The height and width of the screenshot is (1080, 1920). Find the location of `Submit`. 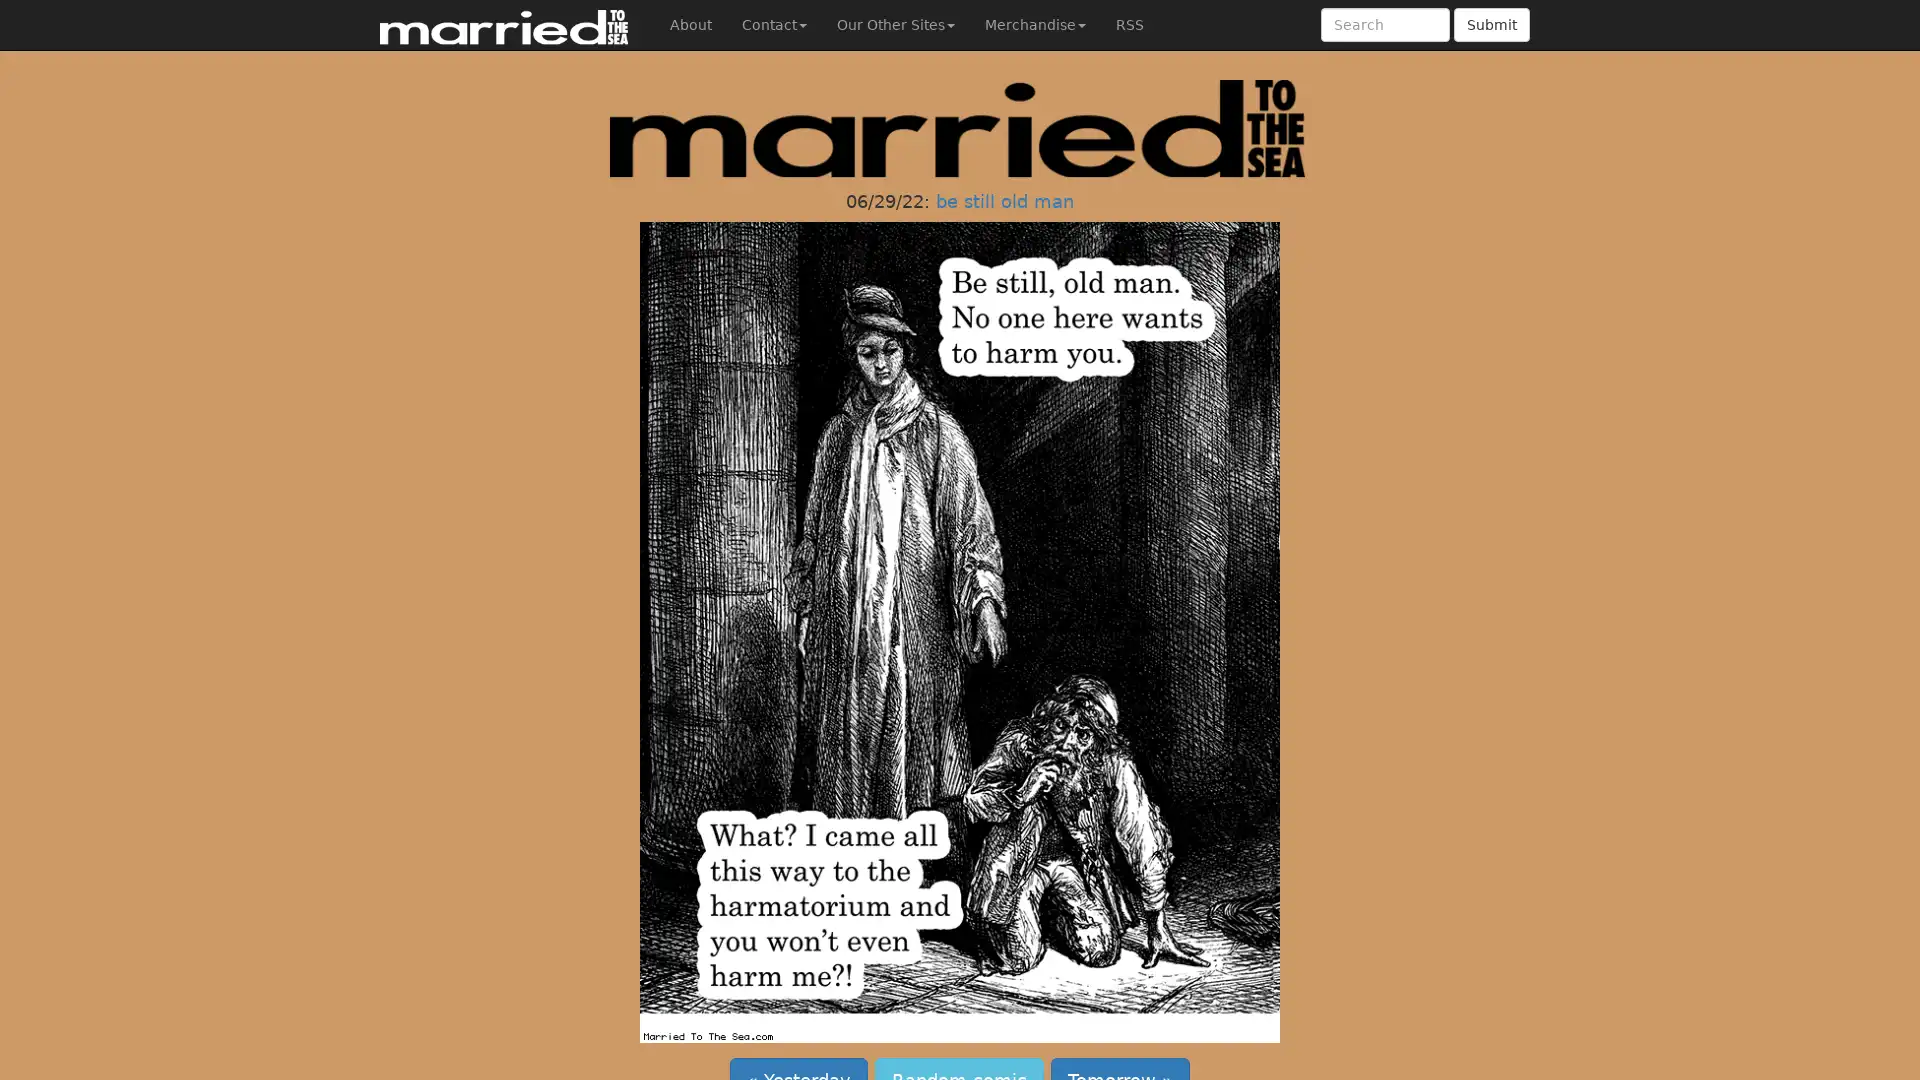

Submit is located at coordinates (1492, 24).